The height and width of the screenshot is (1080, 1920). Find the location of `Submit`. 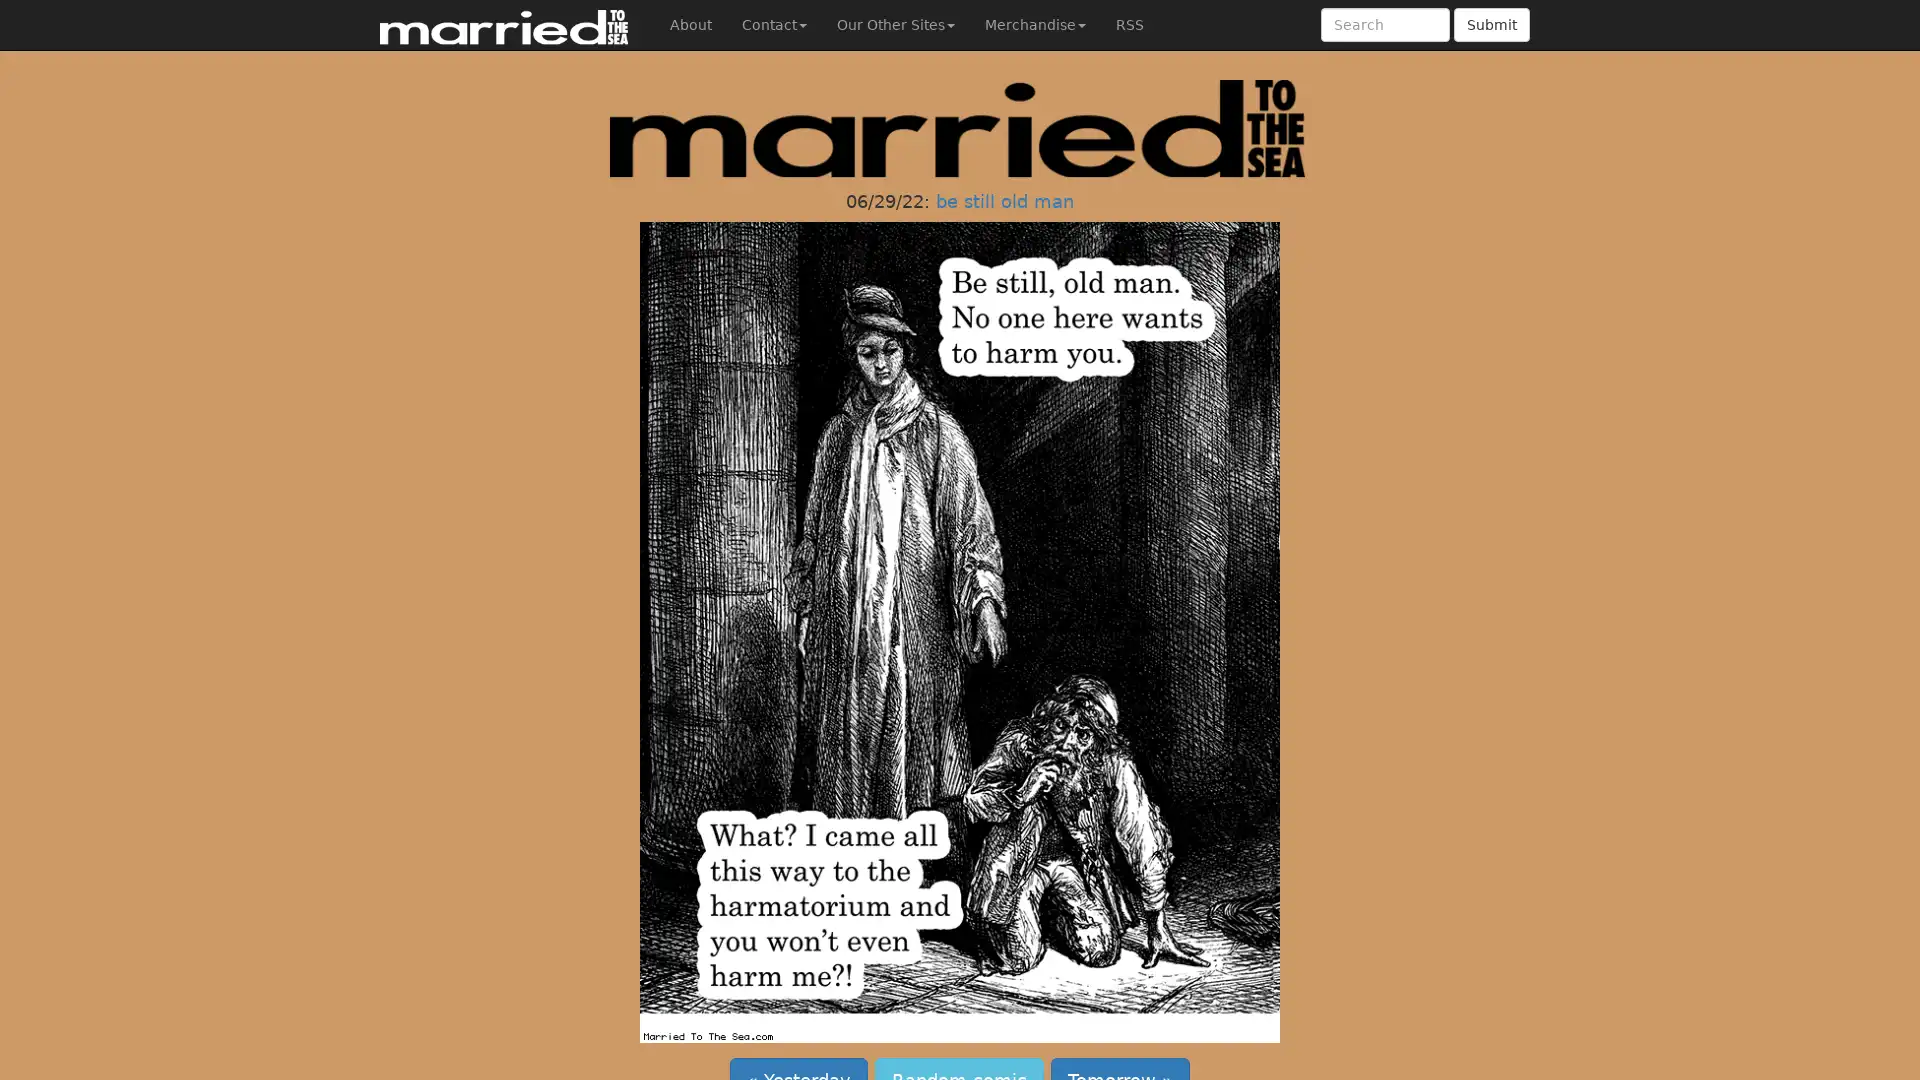

Submit is located at coordinates (1492, 24).